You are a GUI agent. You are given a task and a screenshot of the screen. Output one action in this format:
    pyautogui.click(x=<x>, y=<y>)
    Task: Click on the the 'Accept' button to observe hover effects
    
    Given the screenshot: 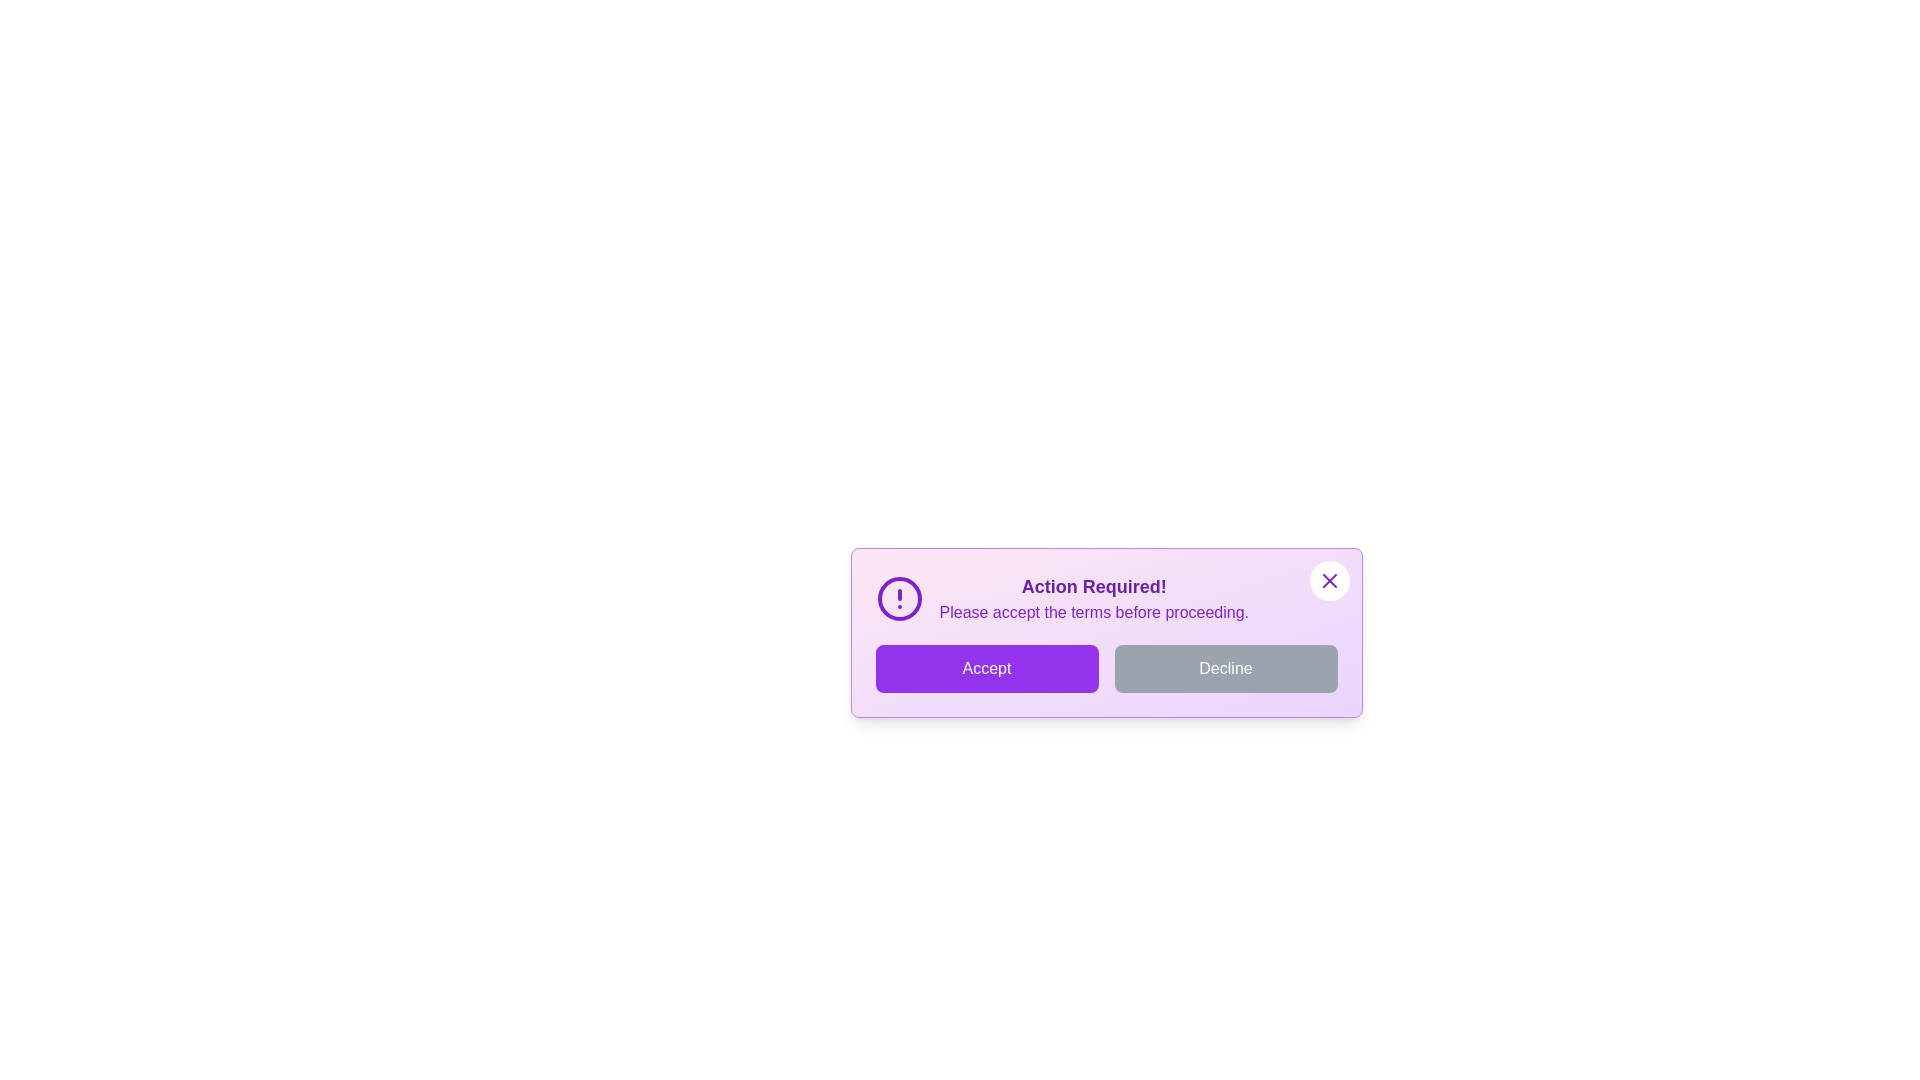 What is the action you would take?
    pyautogui.click(x=987, y=668)
    